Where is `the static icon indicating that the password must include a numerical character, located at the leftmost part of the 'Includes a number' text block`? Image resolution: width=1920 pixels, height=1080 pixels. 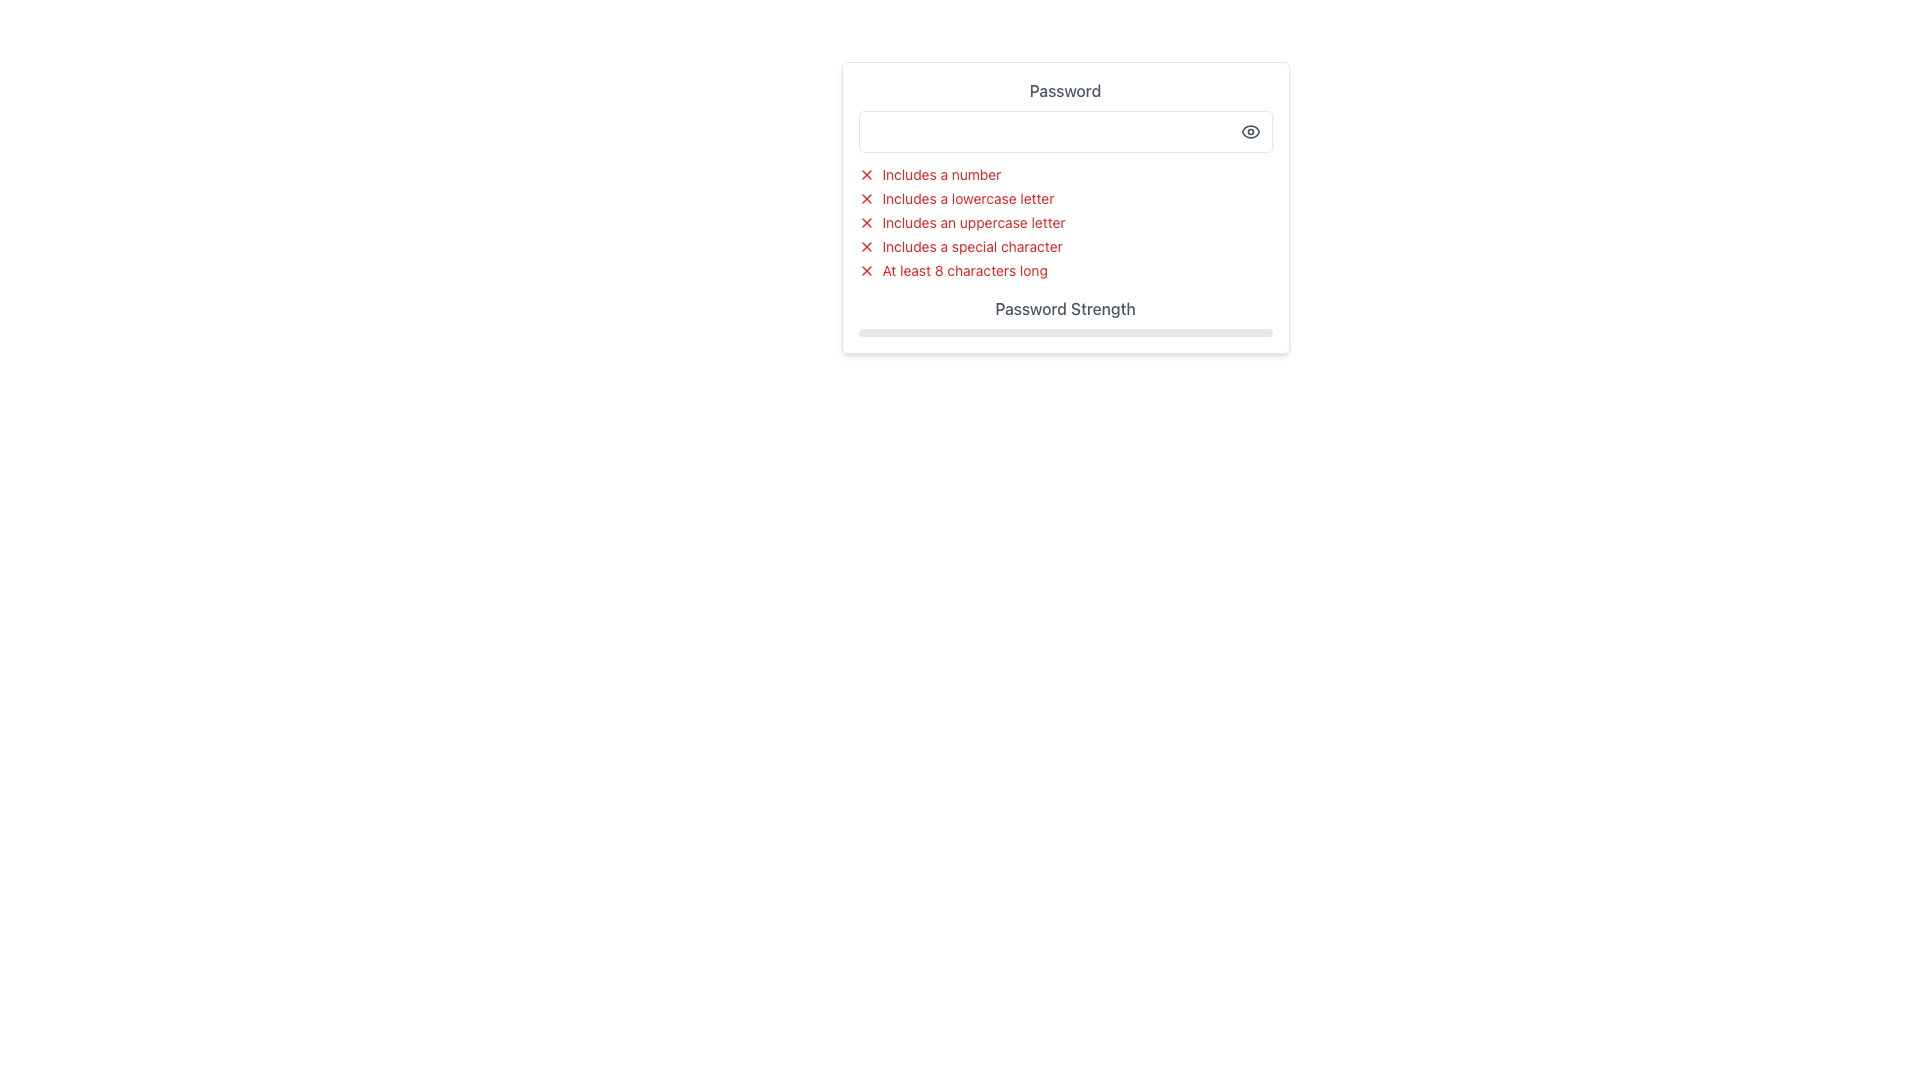
the static icon indicating that the password must include a numerical character, located at the leftmost part of the 'Includes a number' text block is located at coordinates (866, 173).